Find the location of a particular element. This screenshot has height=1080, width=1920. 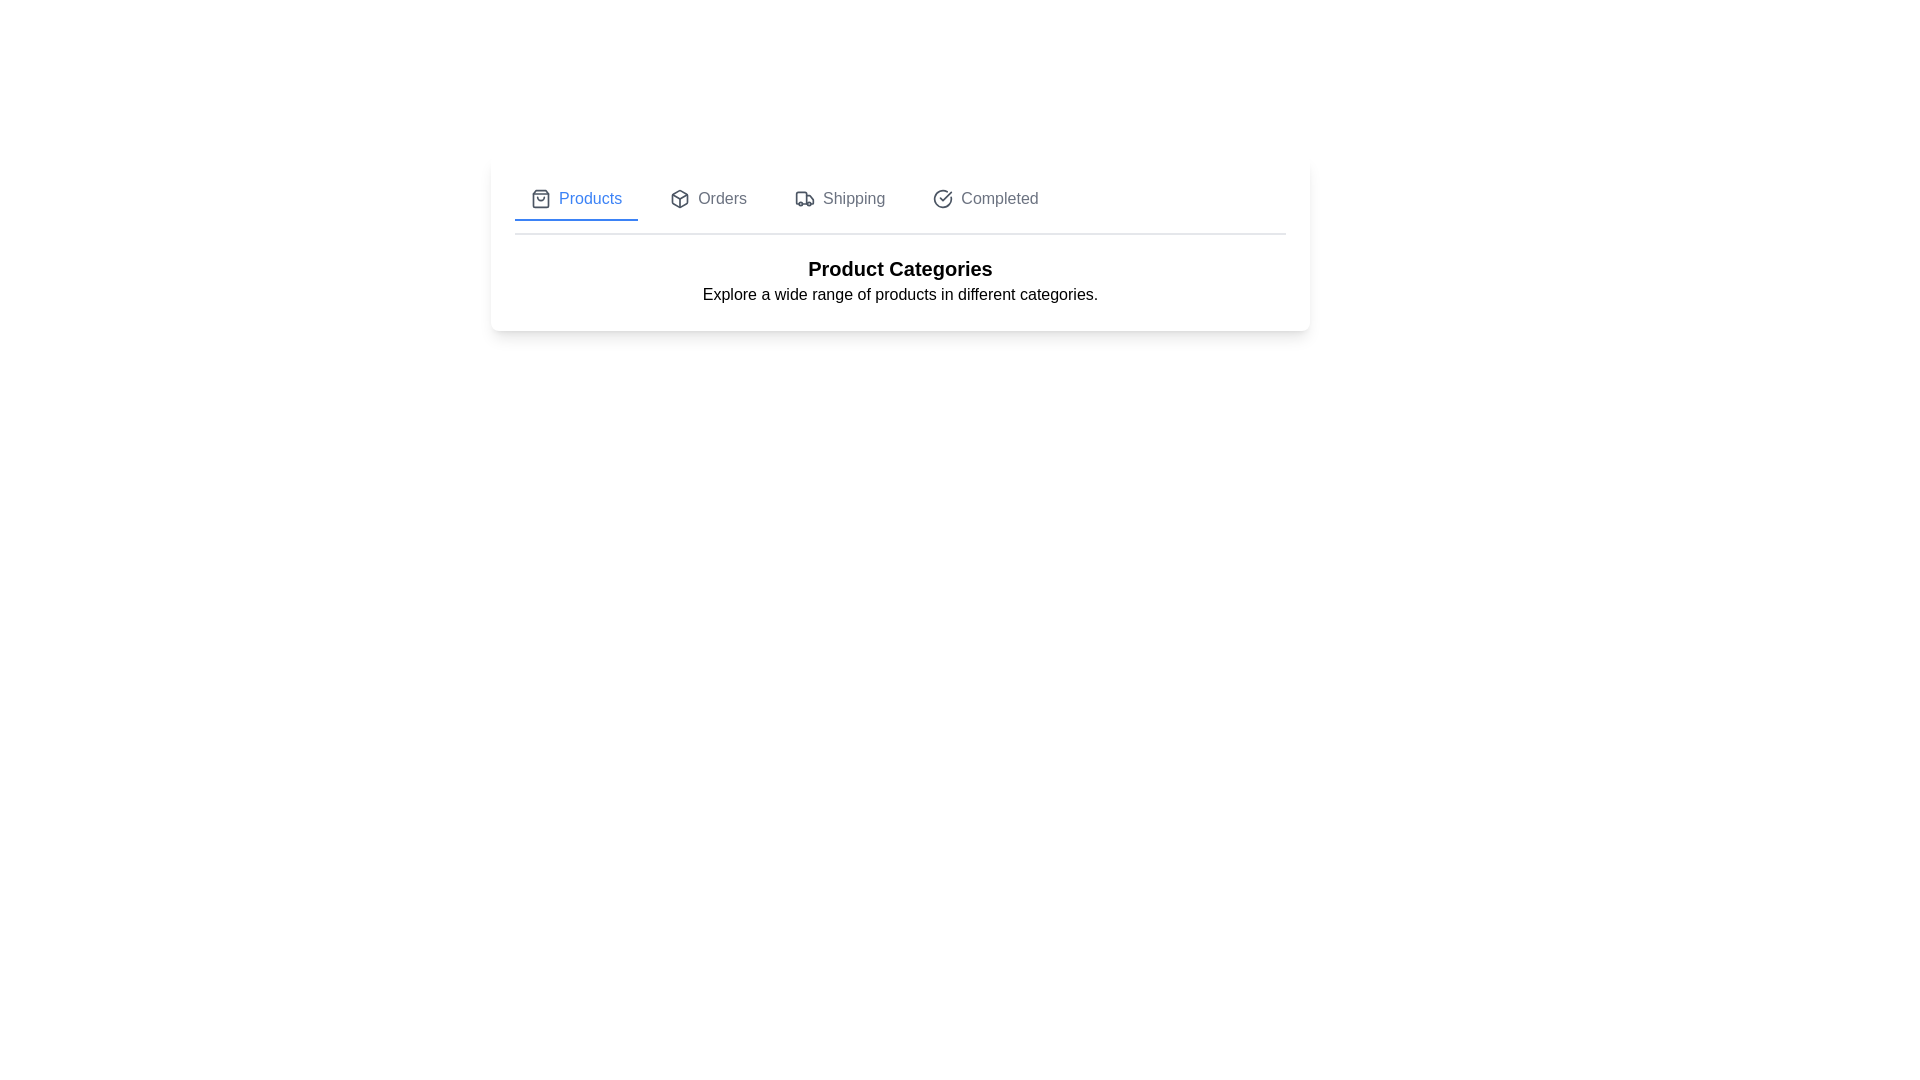

the active 'Products' tab in the navigation bar, which is styled in blue and has a shopping bag icon to its left is located at coordinates (575, 200).